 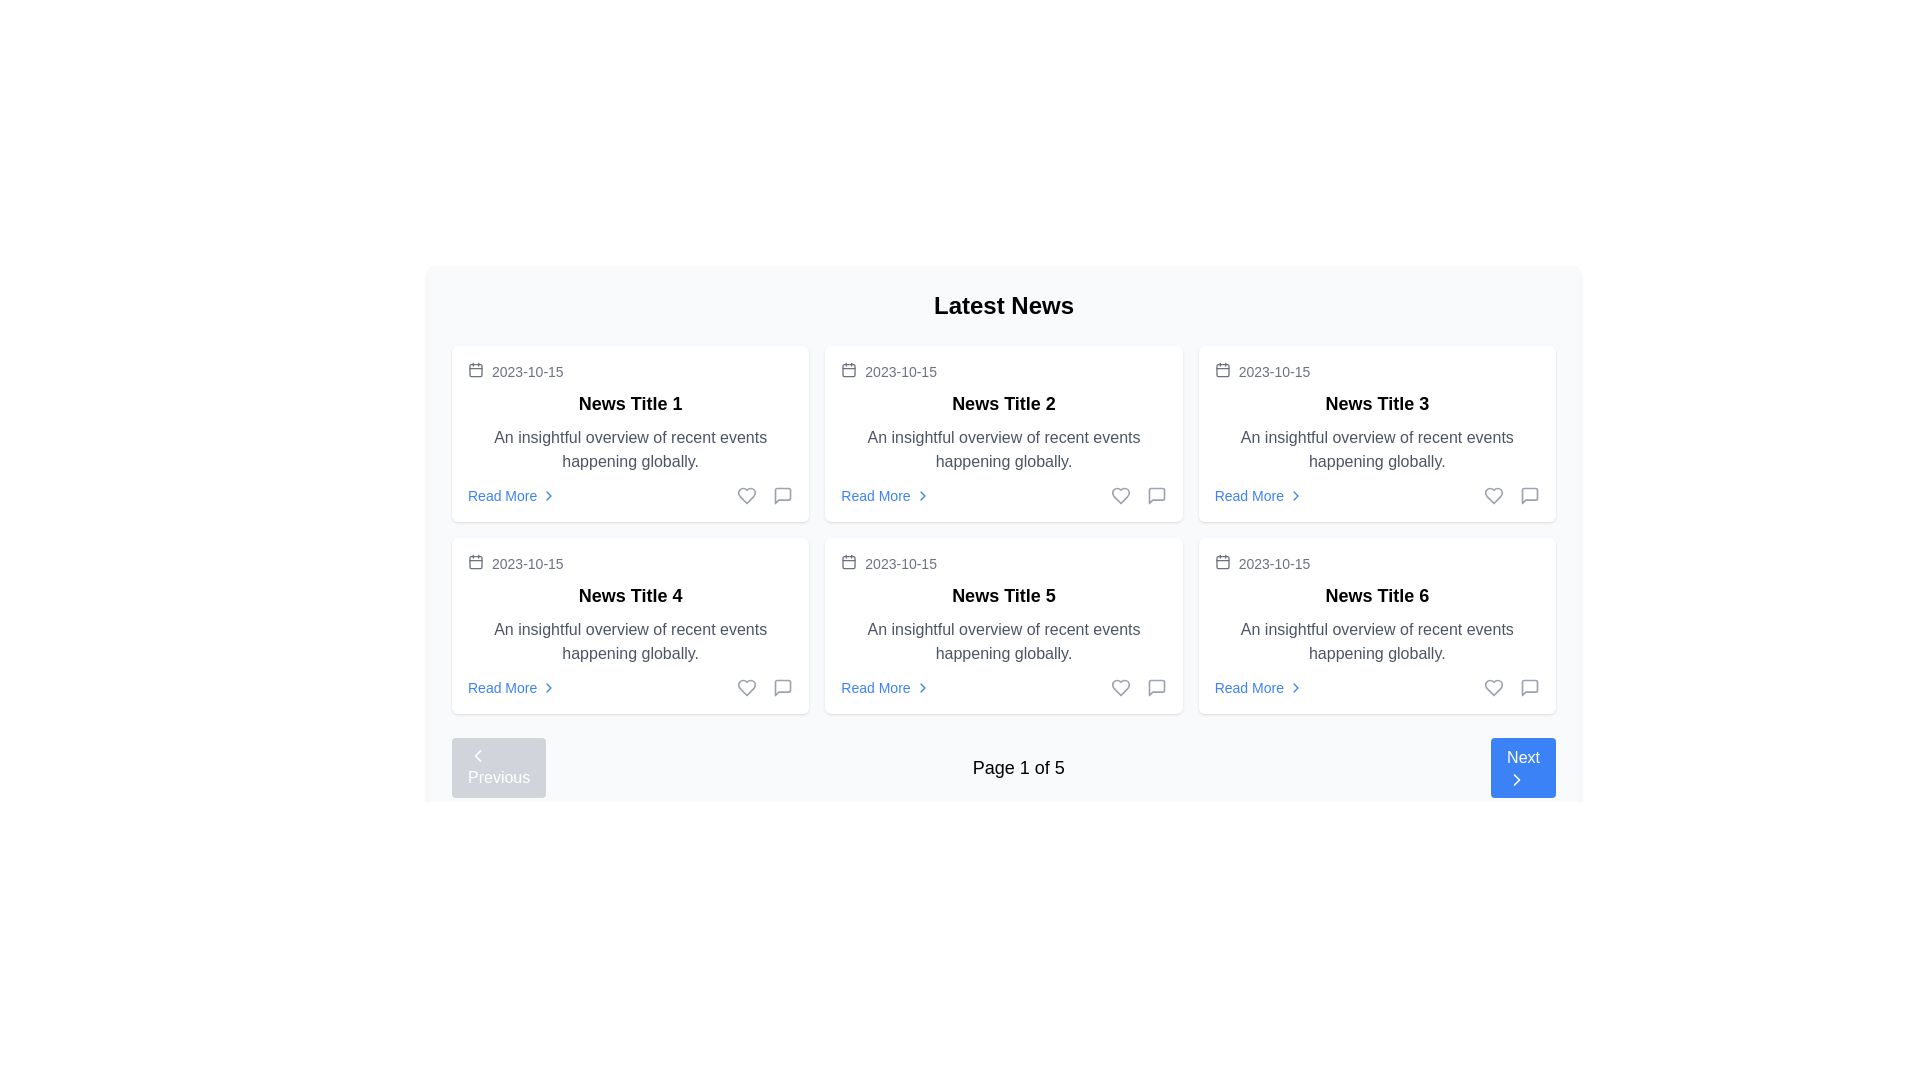 I want to click on the speech bubble icon in the bottom-right corner of the card for 'News Title 4', so click(x=782, y=686).